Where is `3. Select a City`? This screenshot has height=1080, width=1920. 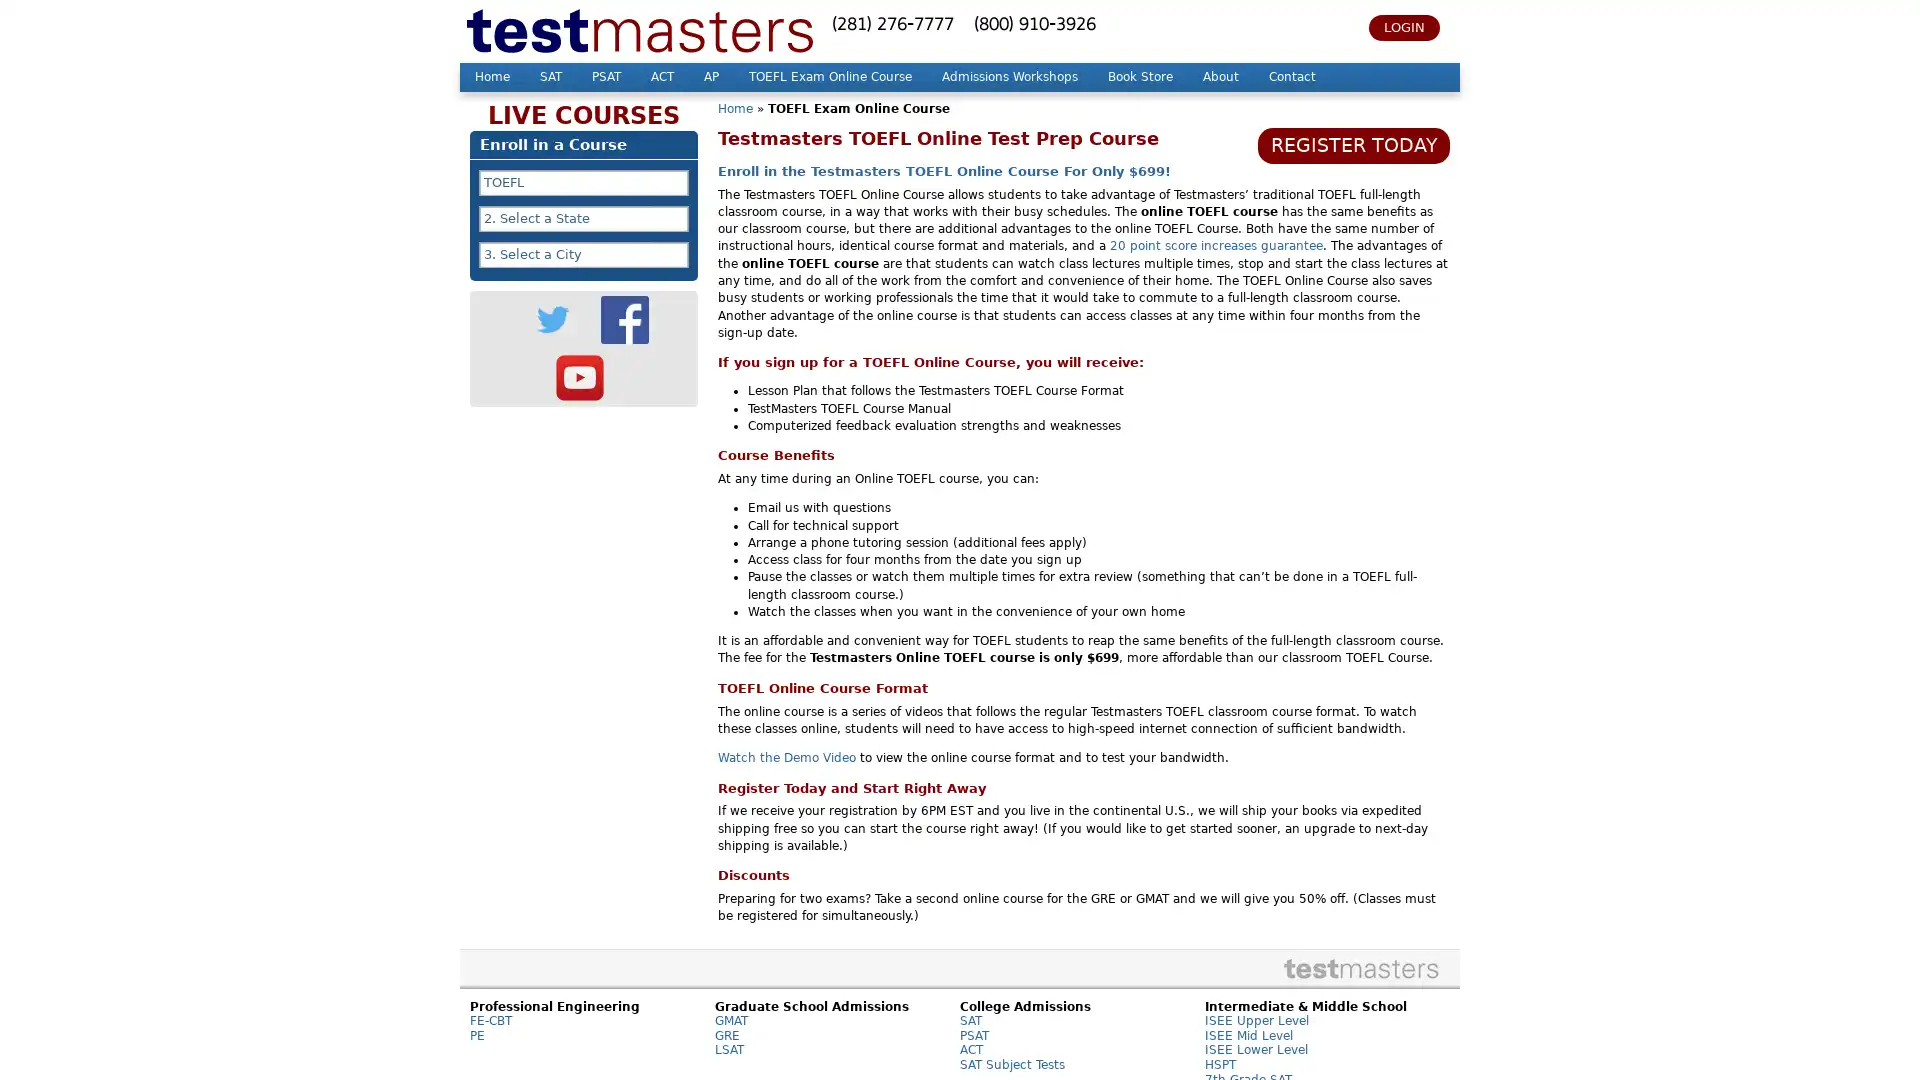
3. Select a City is located at coordinates (583, 253).